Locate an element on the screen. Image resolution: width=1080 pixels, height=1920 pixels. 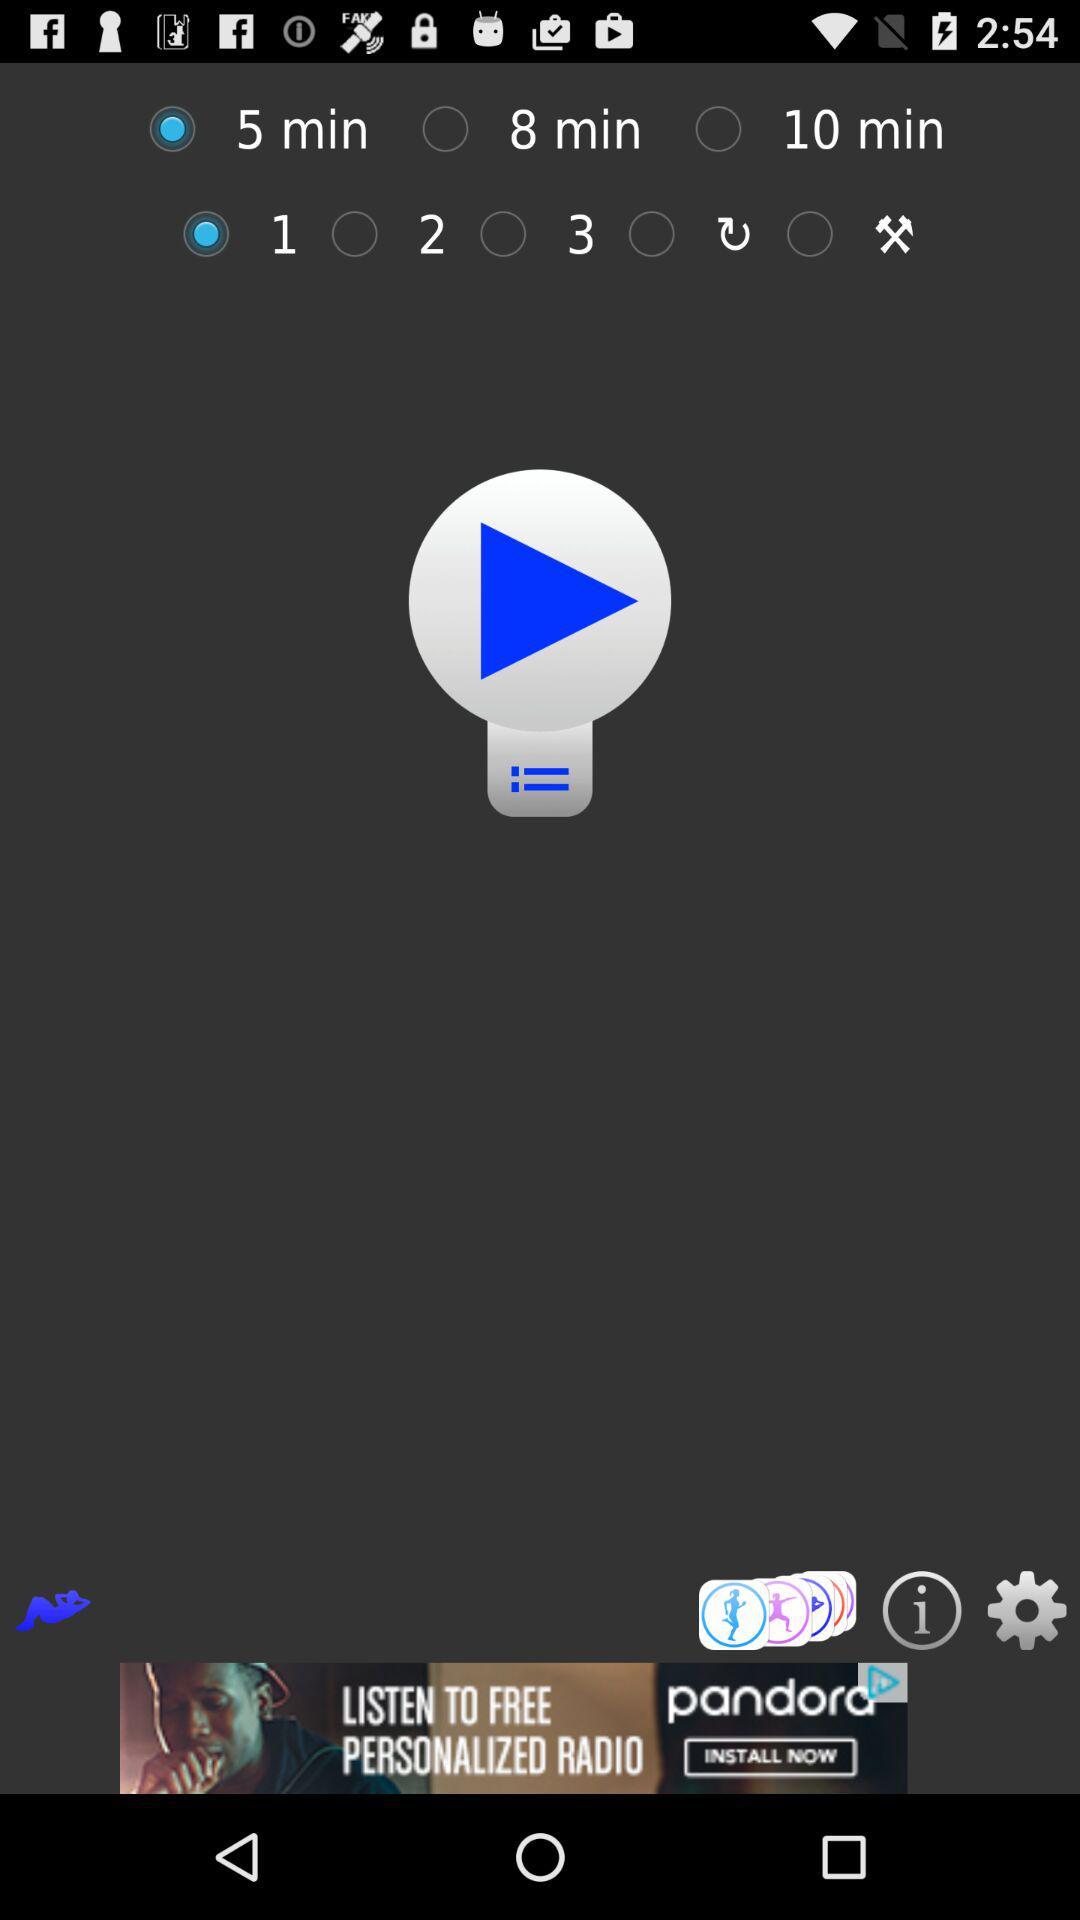
option 1 is located at coordinates (216, 234).